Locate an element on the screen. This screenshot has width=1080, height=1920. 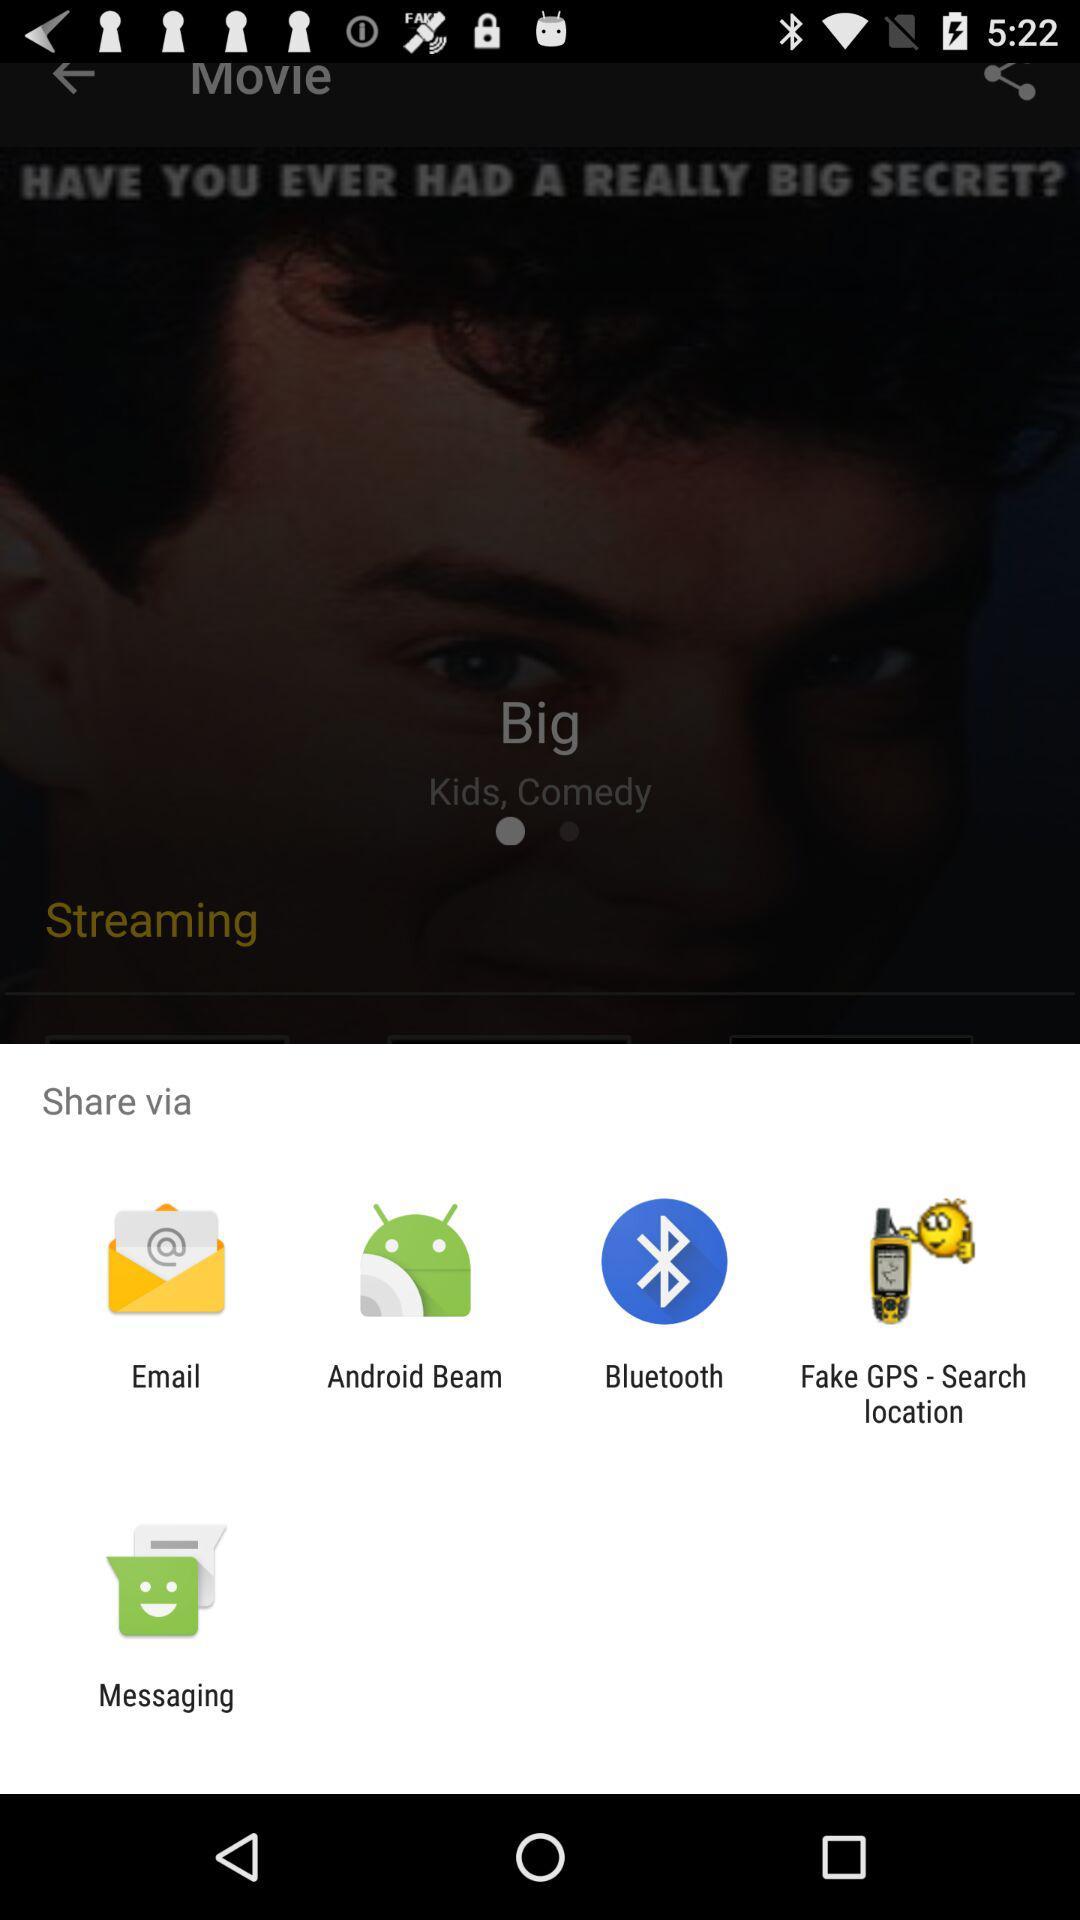
the item to the right of bluetooth app is located at coordinates (913, 1392).